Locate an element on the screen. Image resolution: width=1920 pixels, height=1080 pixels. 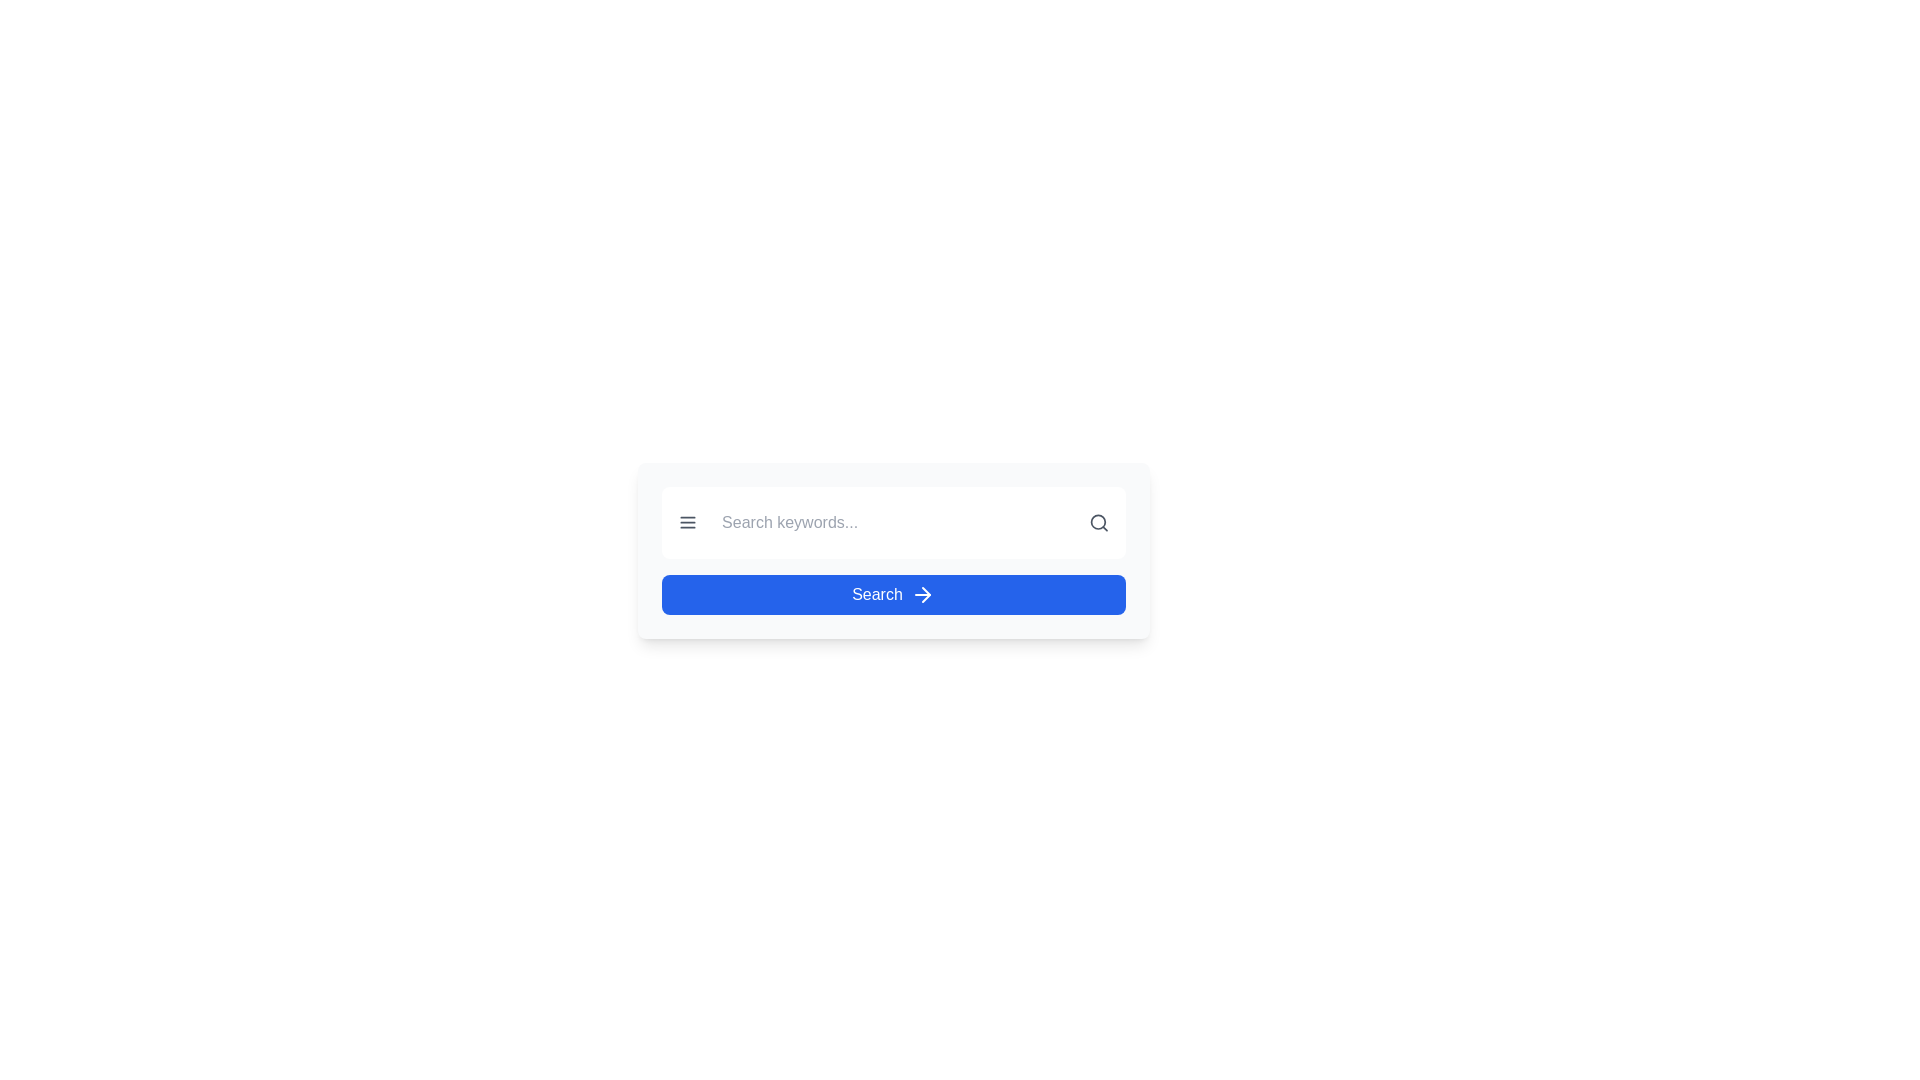
the text label indicating the purpose of the associated search button by moving the cursor to its center for reading is located at coordinates (877, 593).